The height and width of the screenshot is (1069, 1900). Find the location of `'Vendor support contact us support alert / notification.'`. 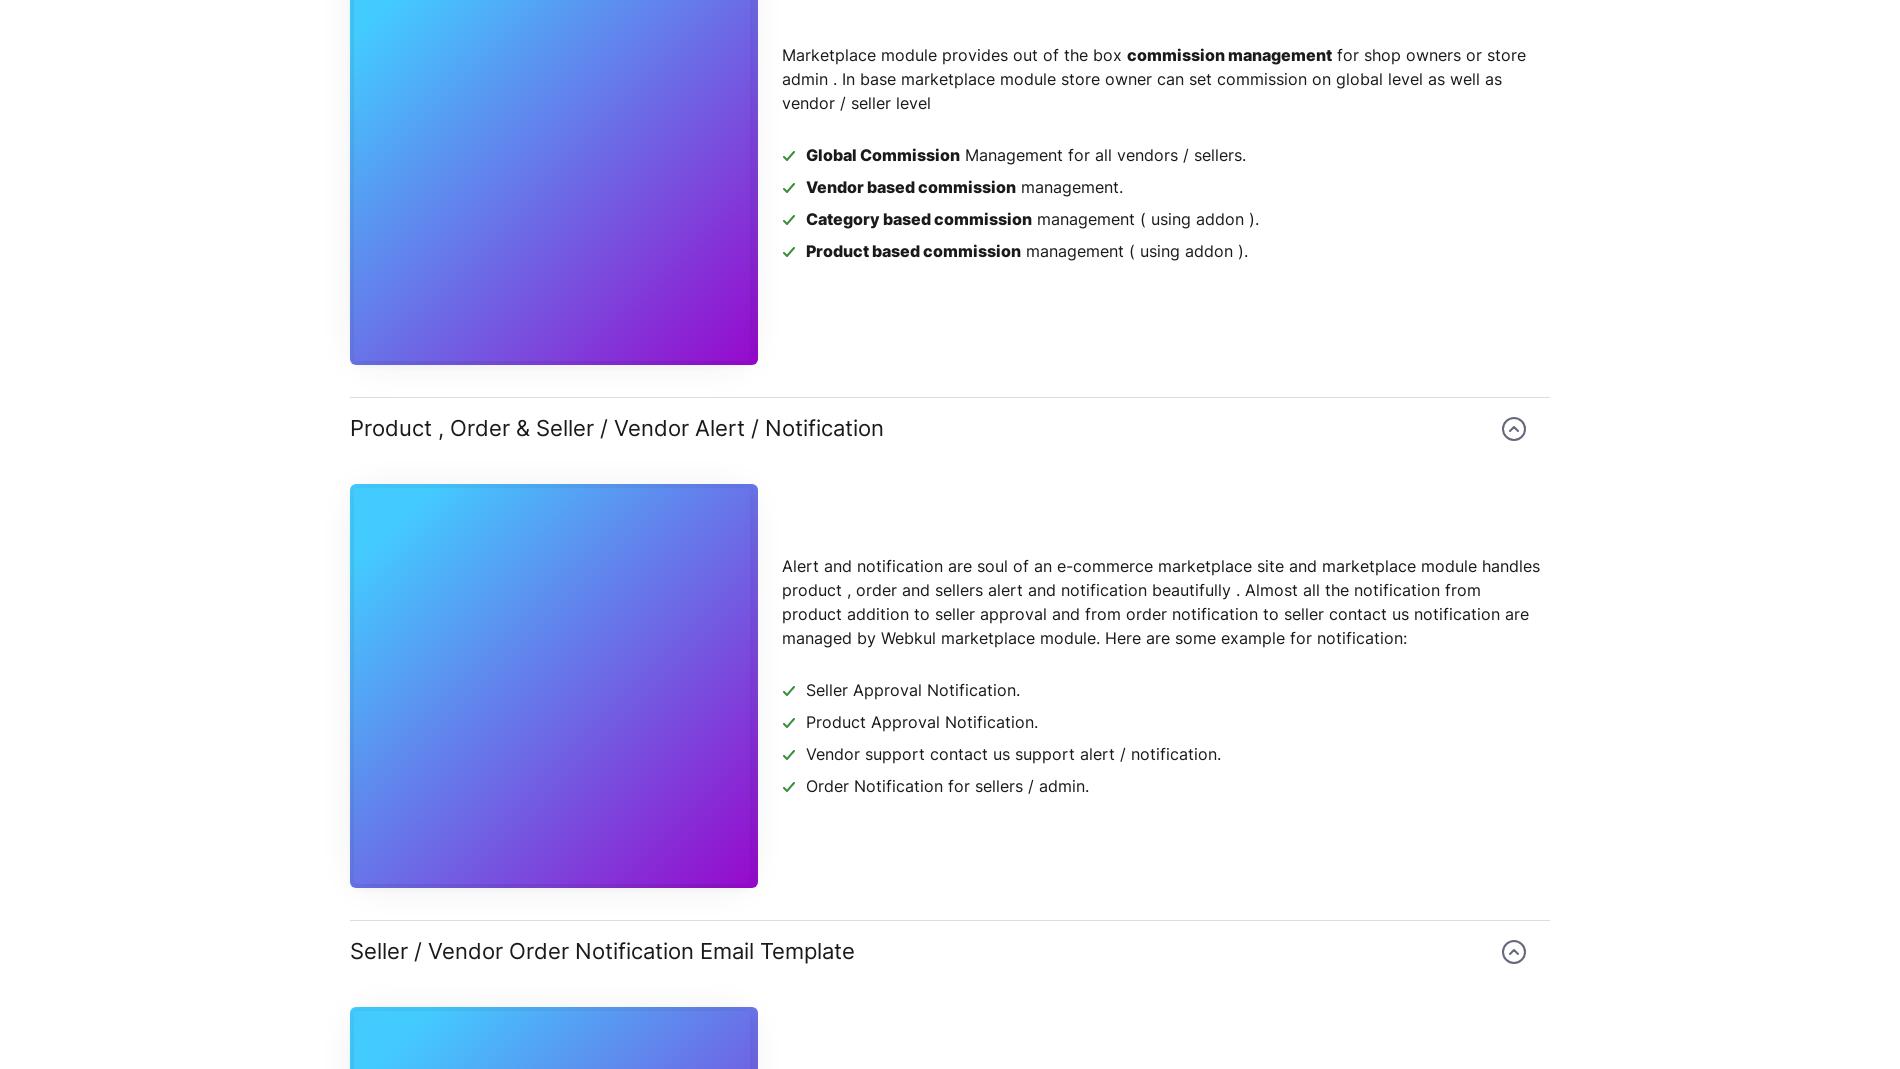

'Vendor support contact us support alert / notification.' is located at coordinates (804, 753).